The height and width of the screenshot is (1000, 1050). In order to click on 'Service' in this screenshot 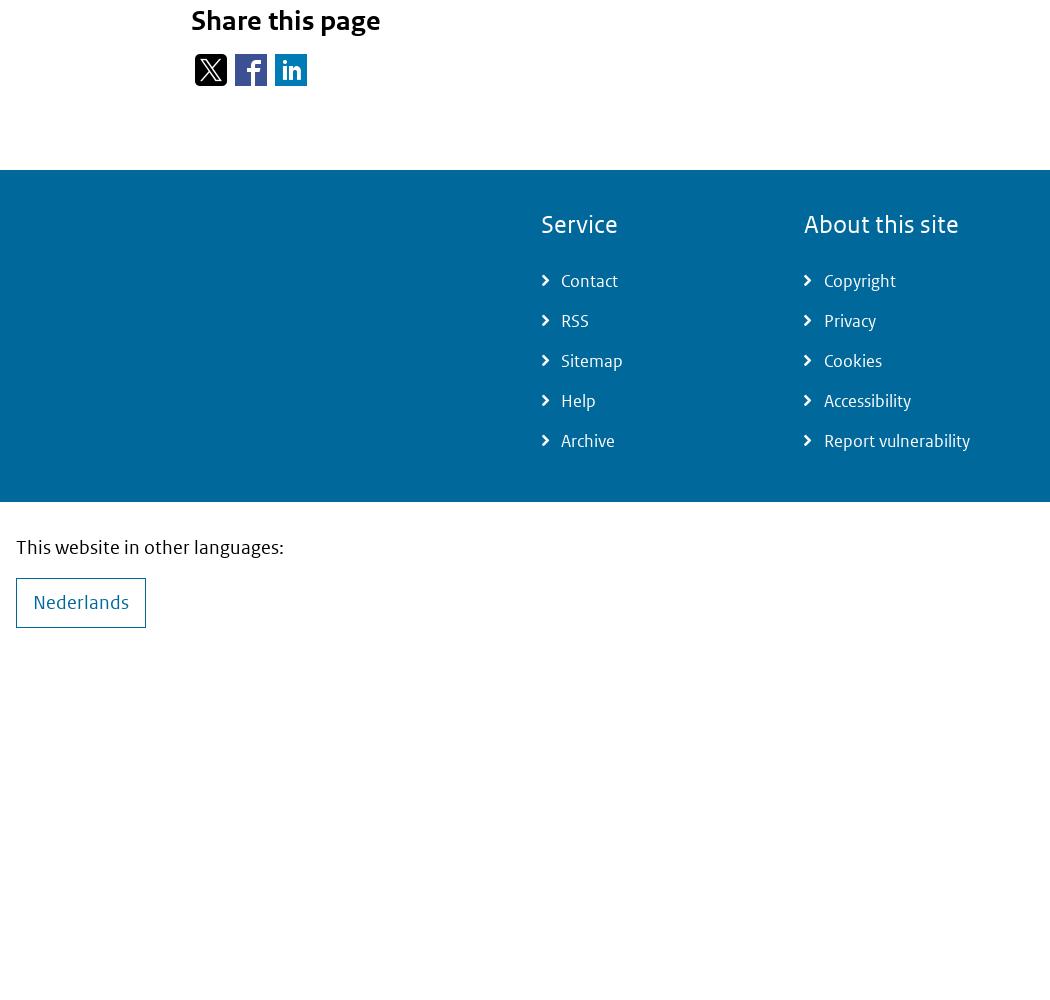, I will do `click(540, 224)`.